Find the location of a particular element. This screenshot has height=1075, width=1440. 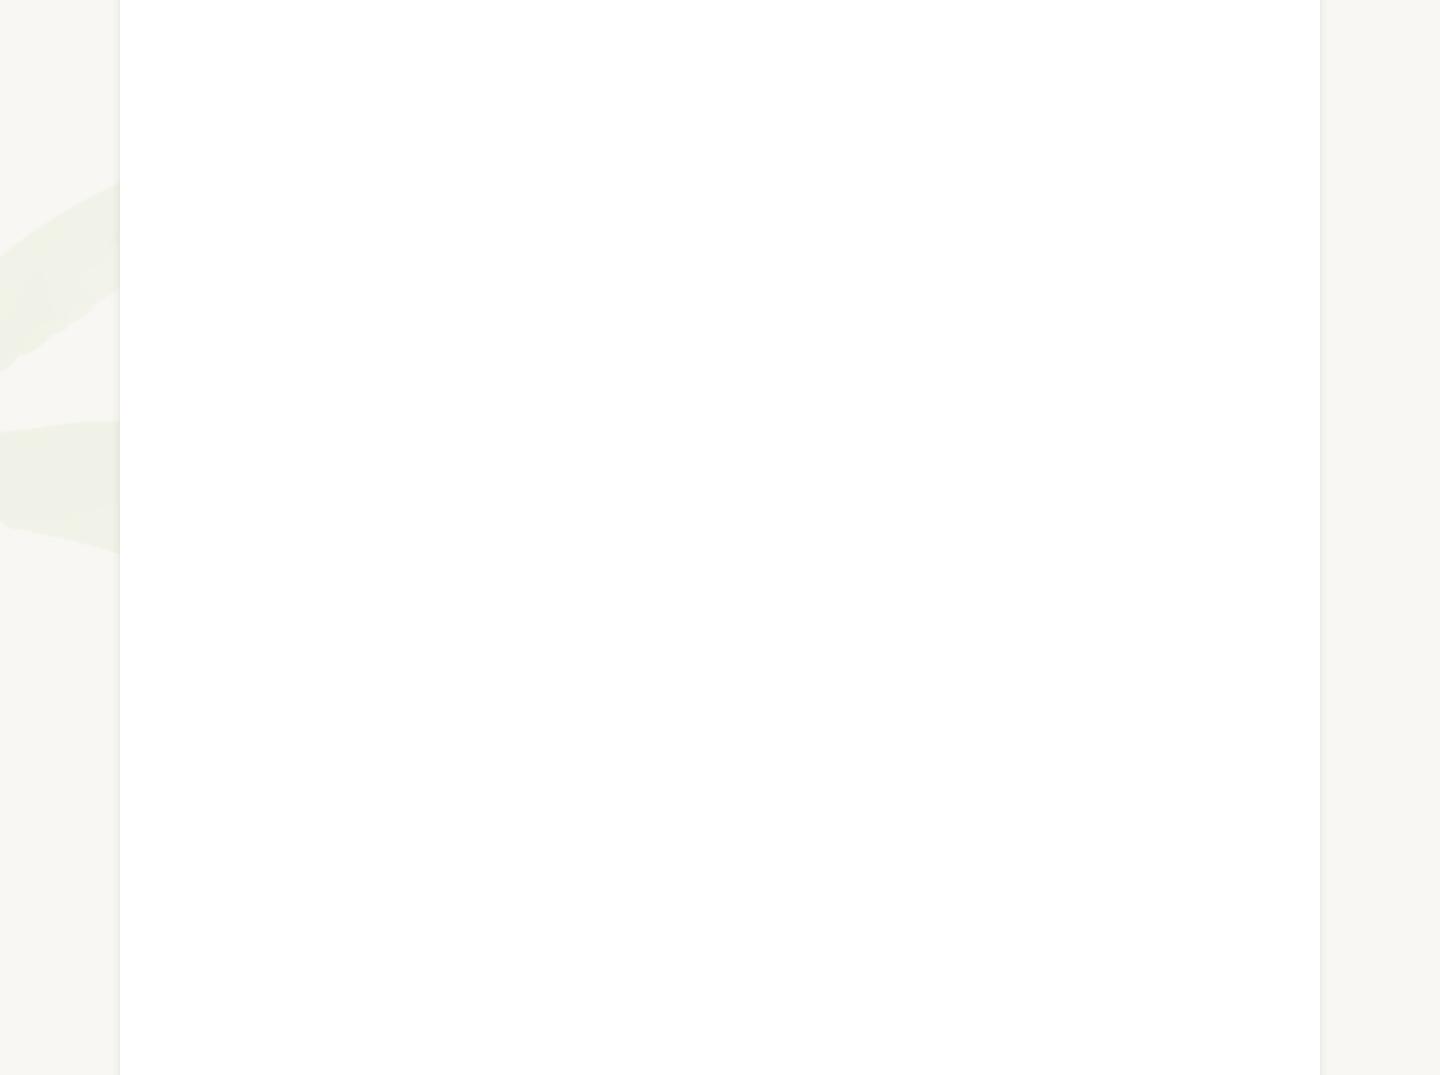

'“Having ozone has given me energy. For nearly two years I had none and stayed in bed for most of that time. After a few months of Ozone Therapy I was able to go back to working in England for another two years.”' is located at coordinates (707, 447).